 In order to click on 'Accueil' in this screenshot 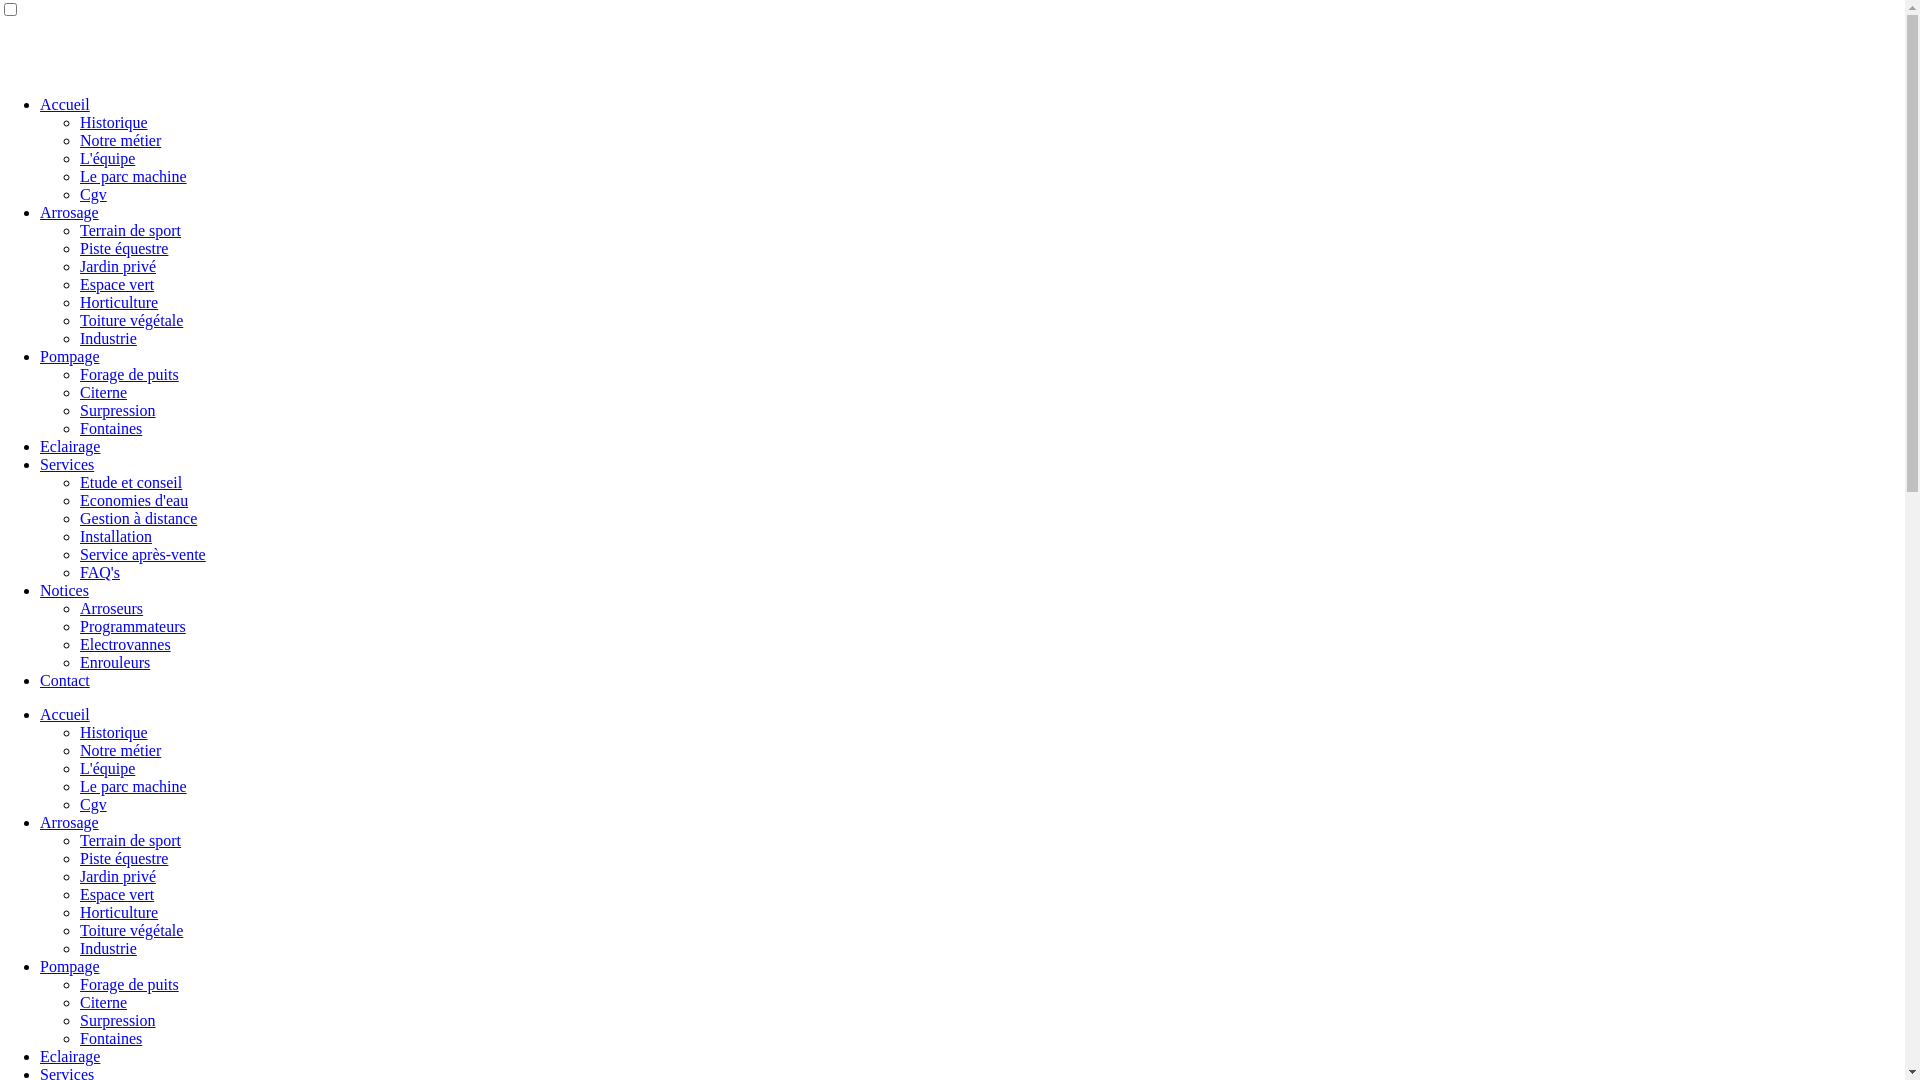, I will do `click(65, 104)`.